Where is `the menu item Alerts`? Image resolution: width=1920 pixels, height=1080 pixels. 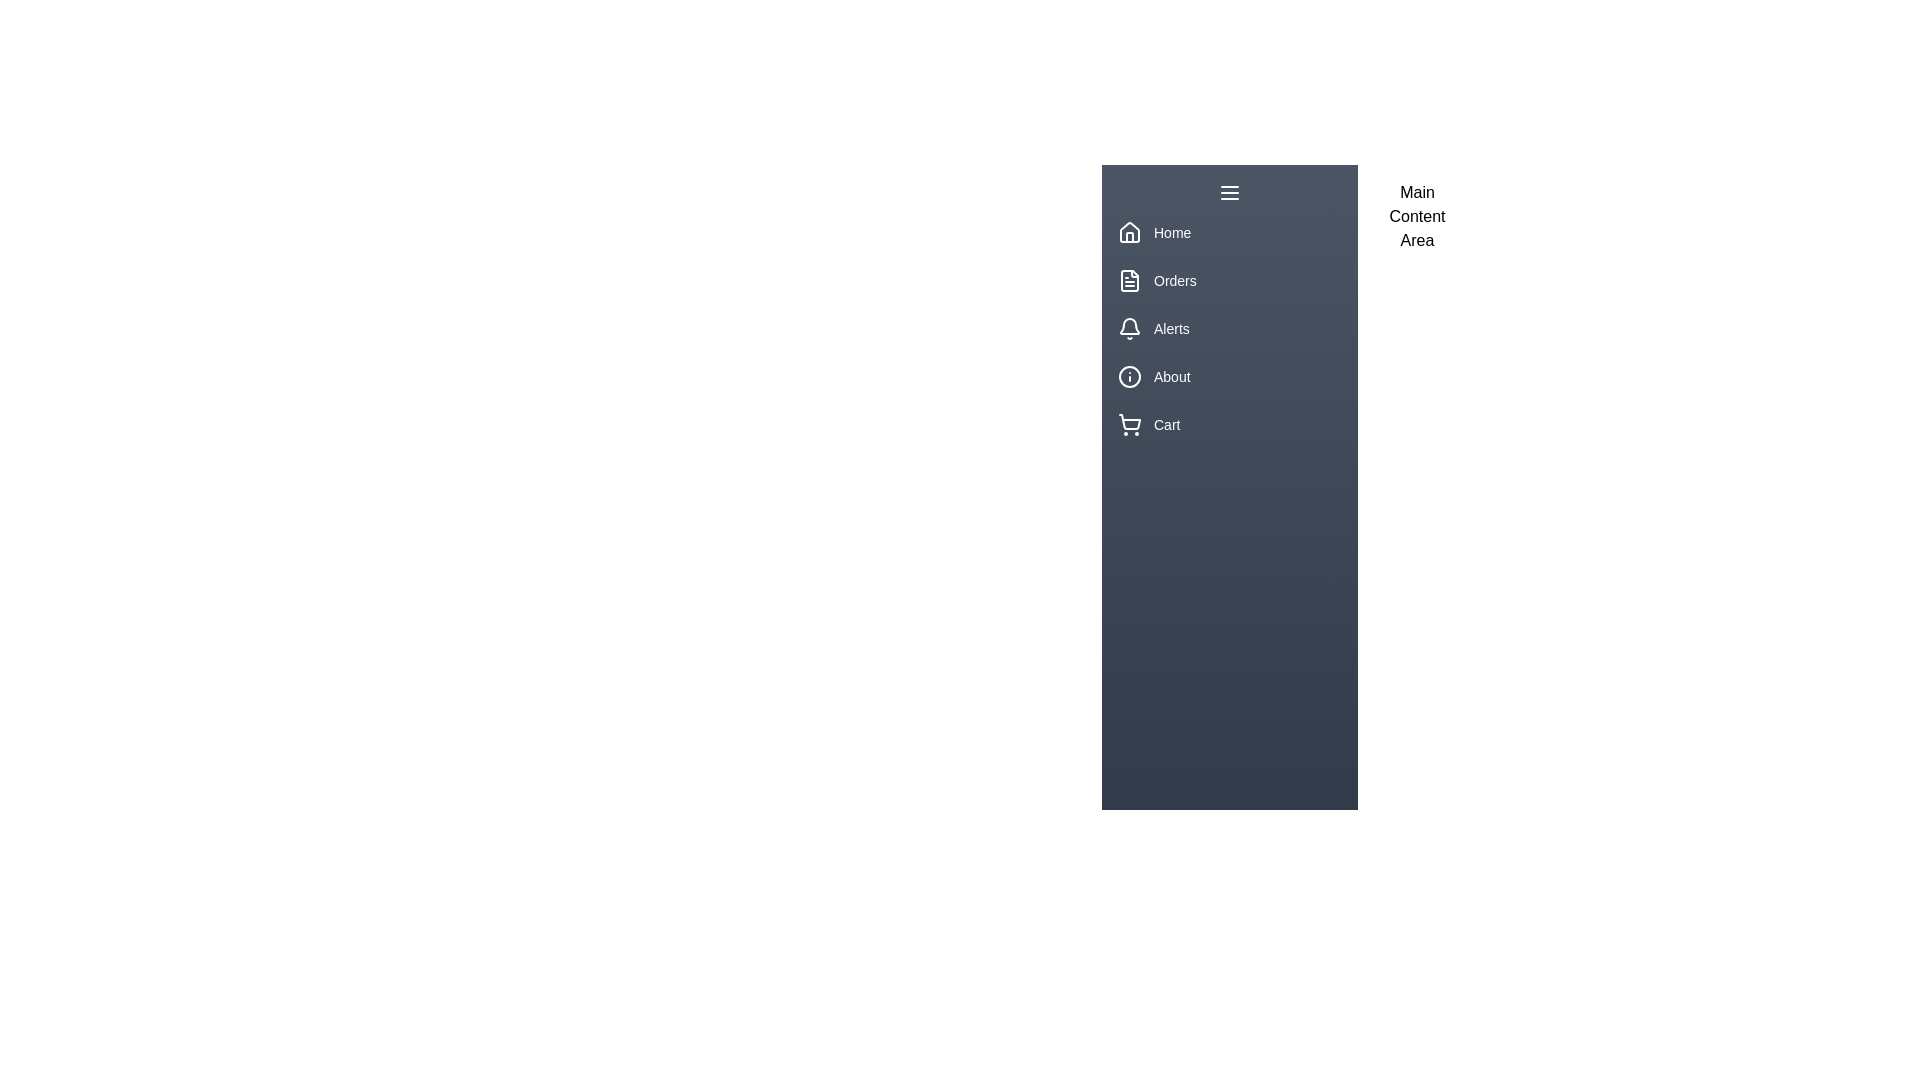
the menu item Alerts is located at coordinates (1228, 327).